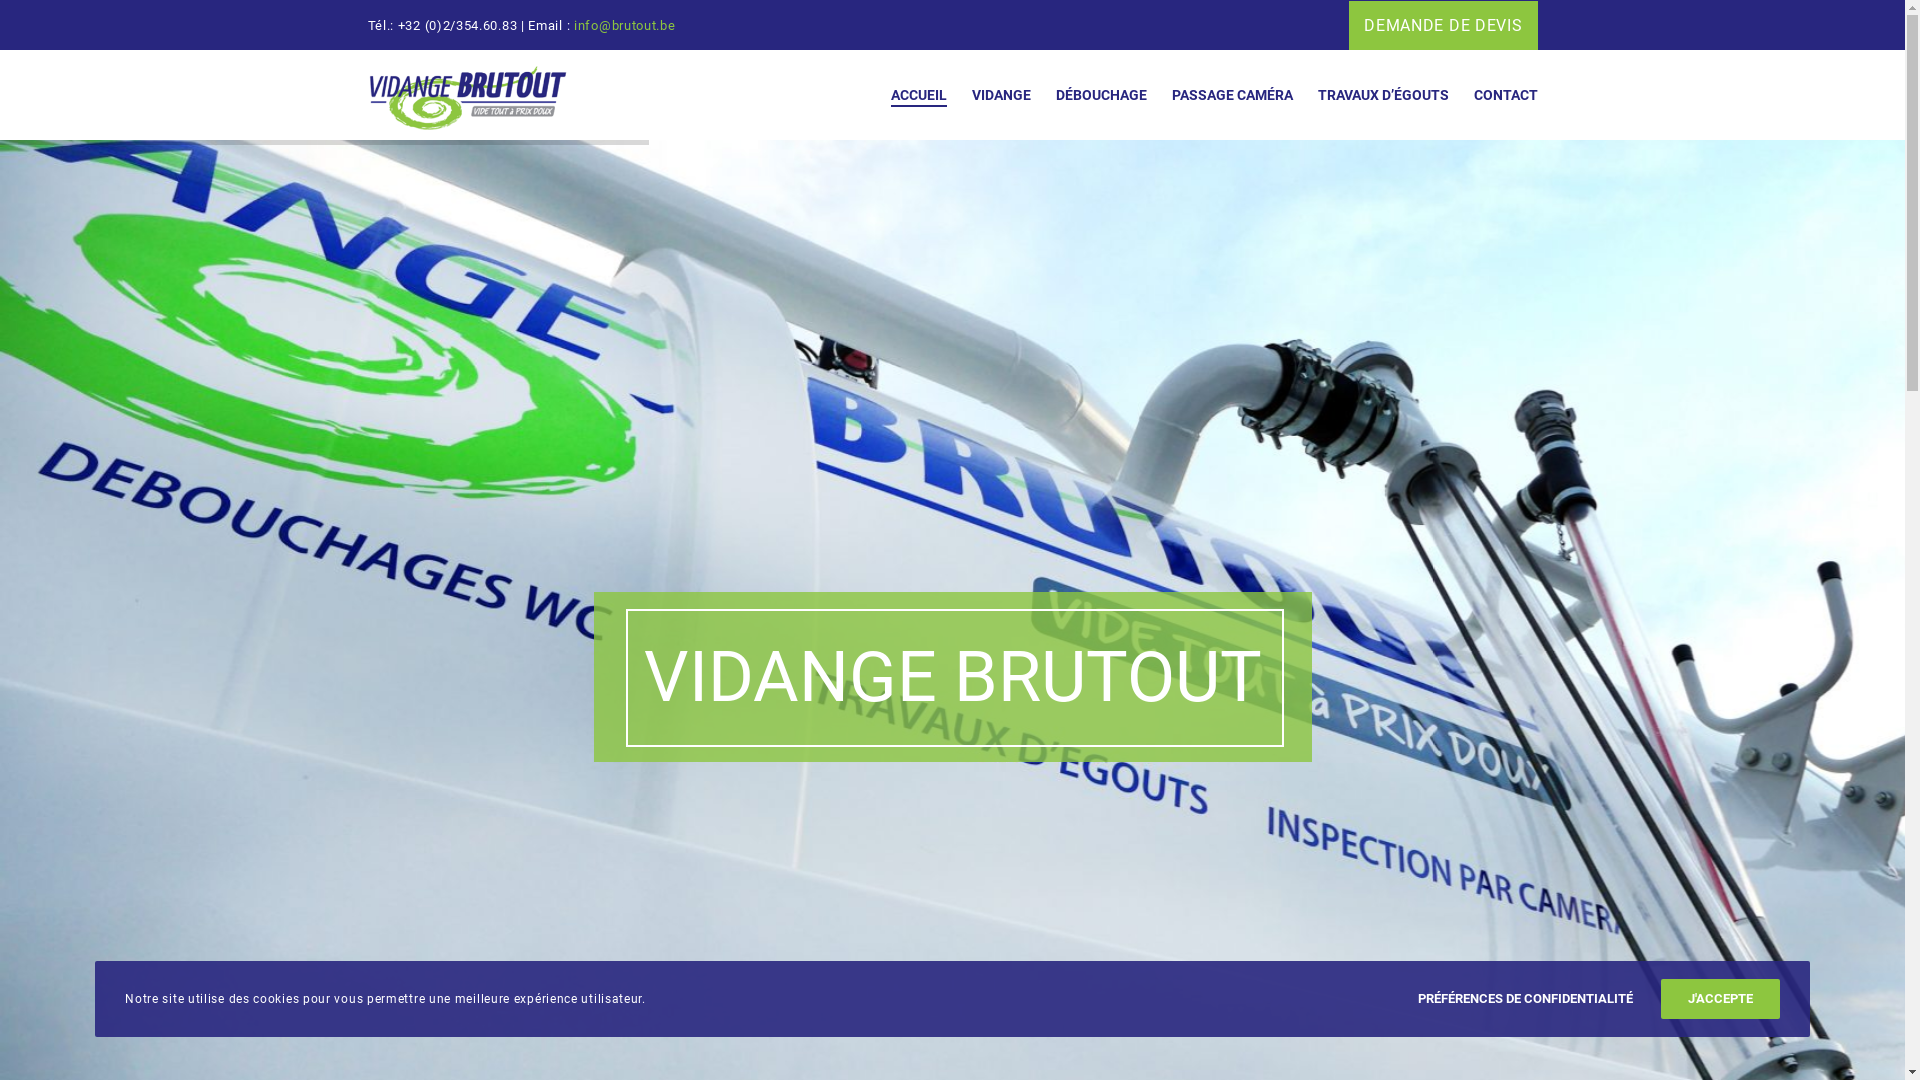 The height and width of the screenshot is (1080, 1920). Describe the element at coordinates (988, 95) in the screenshot. I see `'VIDANGE'` at that location.